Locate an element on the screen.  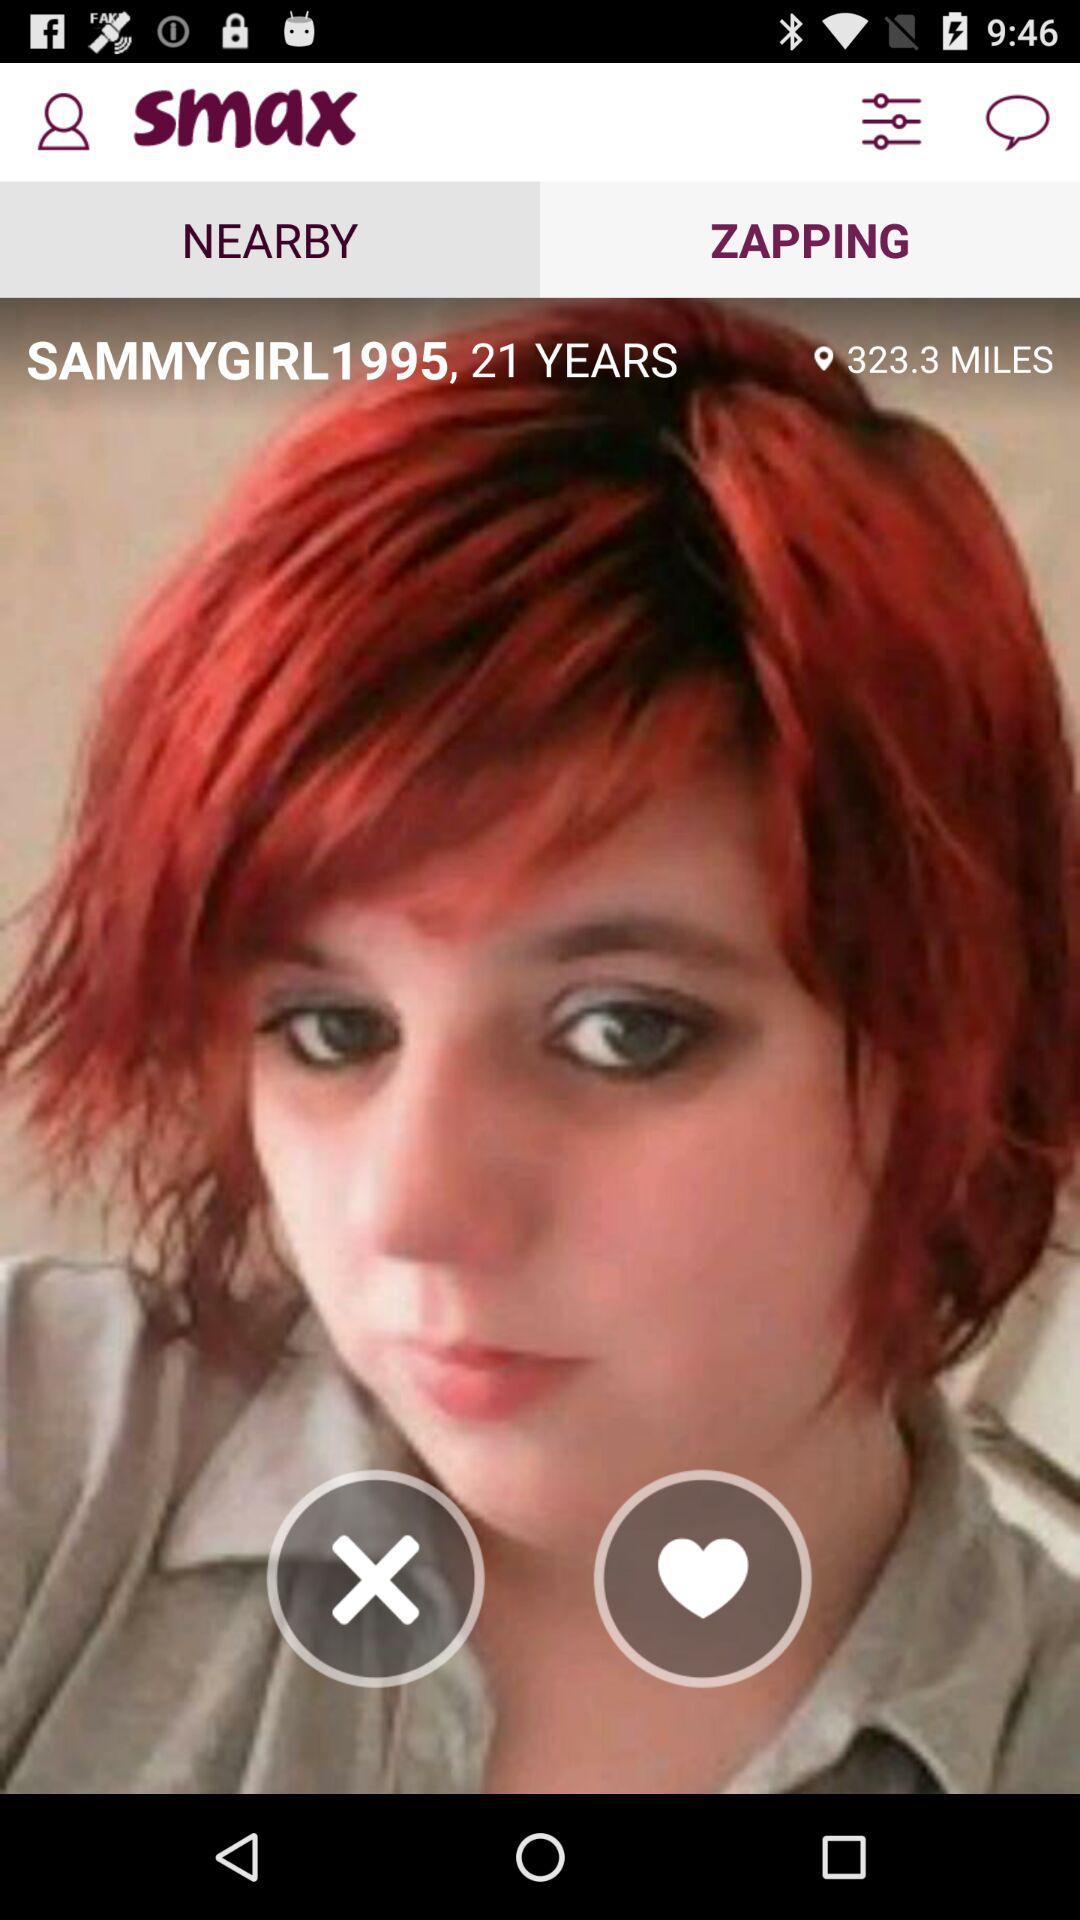
show settings is located at coordinates (890, 121).